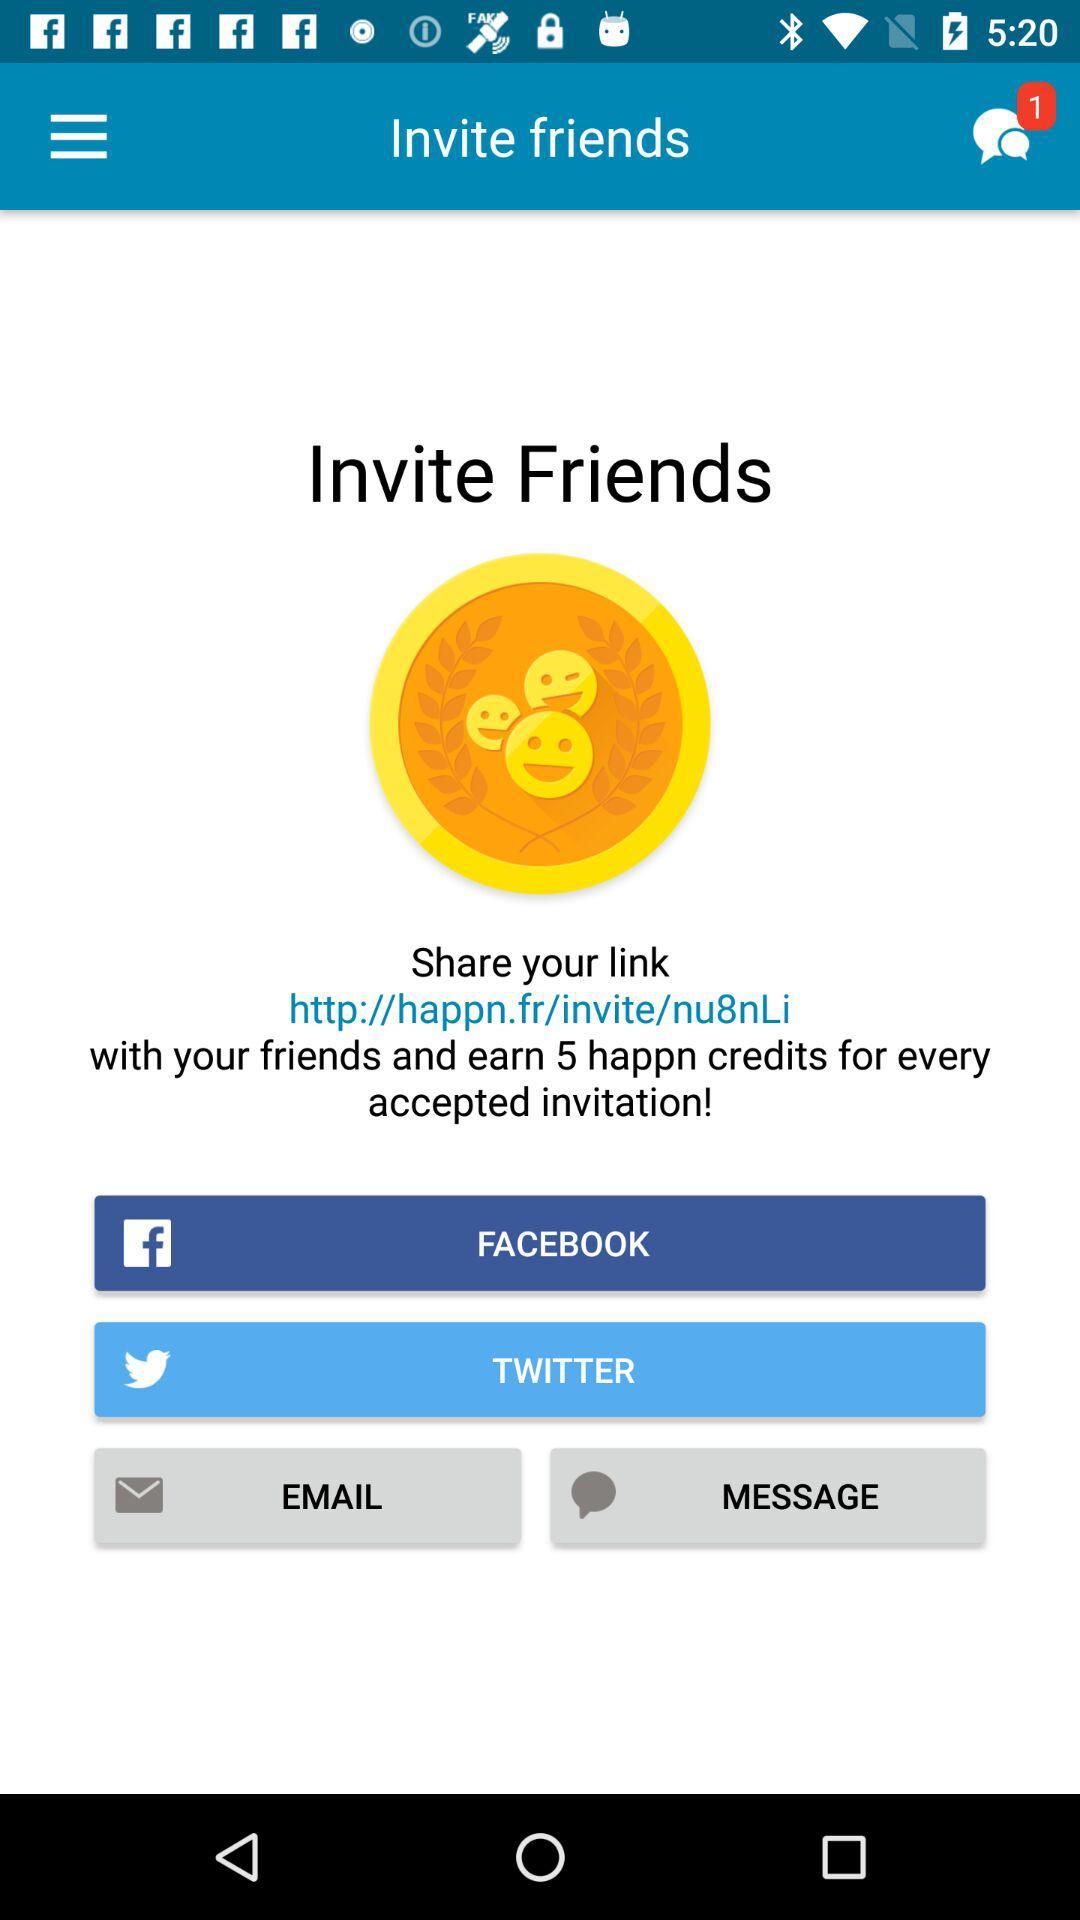  I want to click on the item below share your link icon, so click(540, 1242).